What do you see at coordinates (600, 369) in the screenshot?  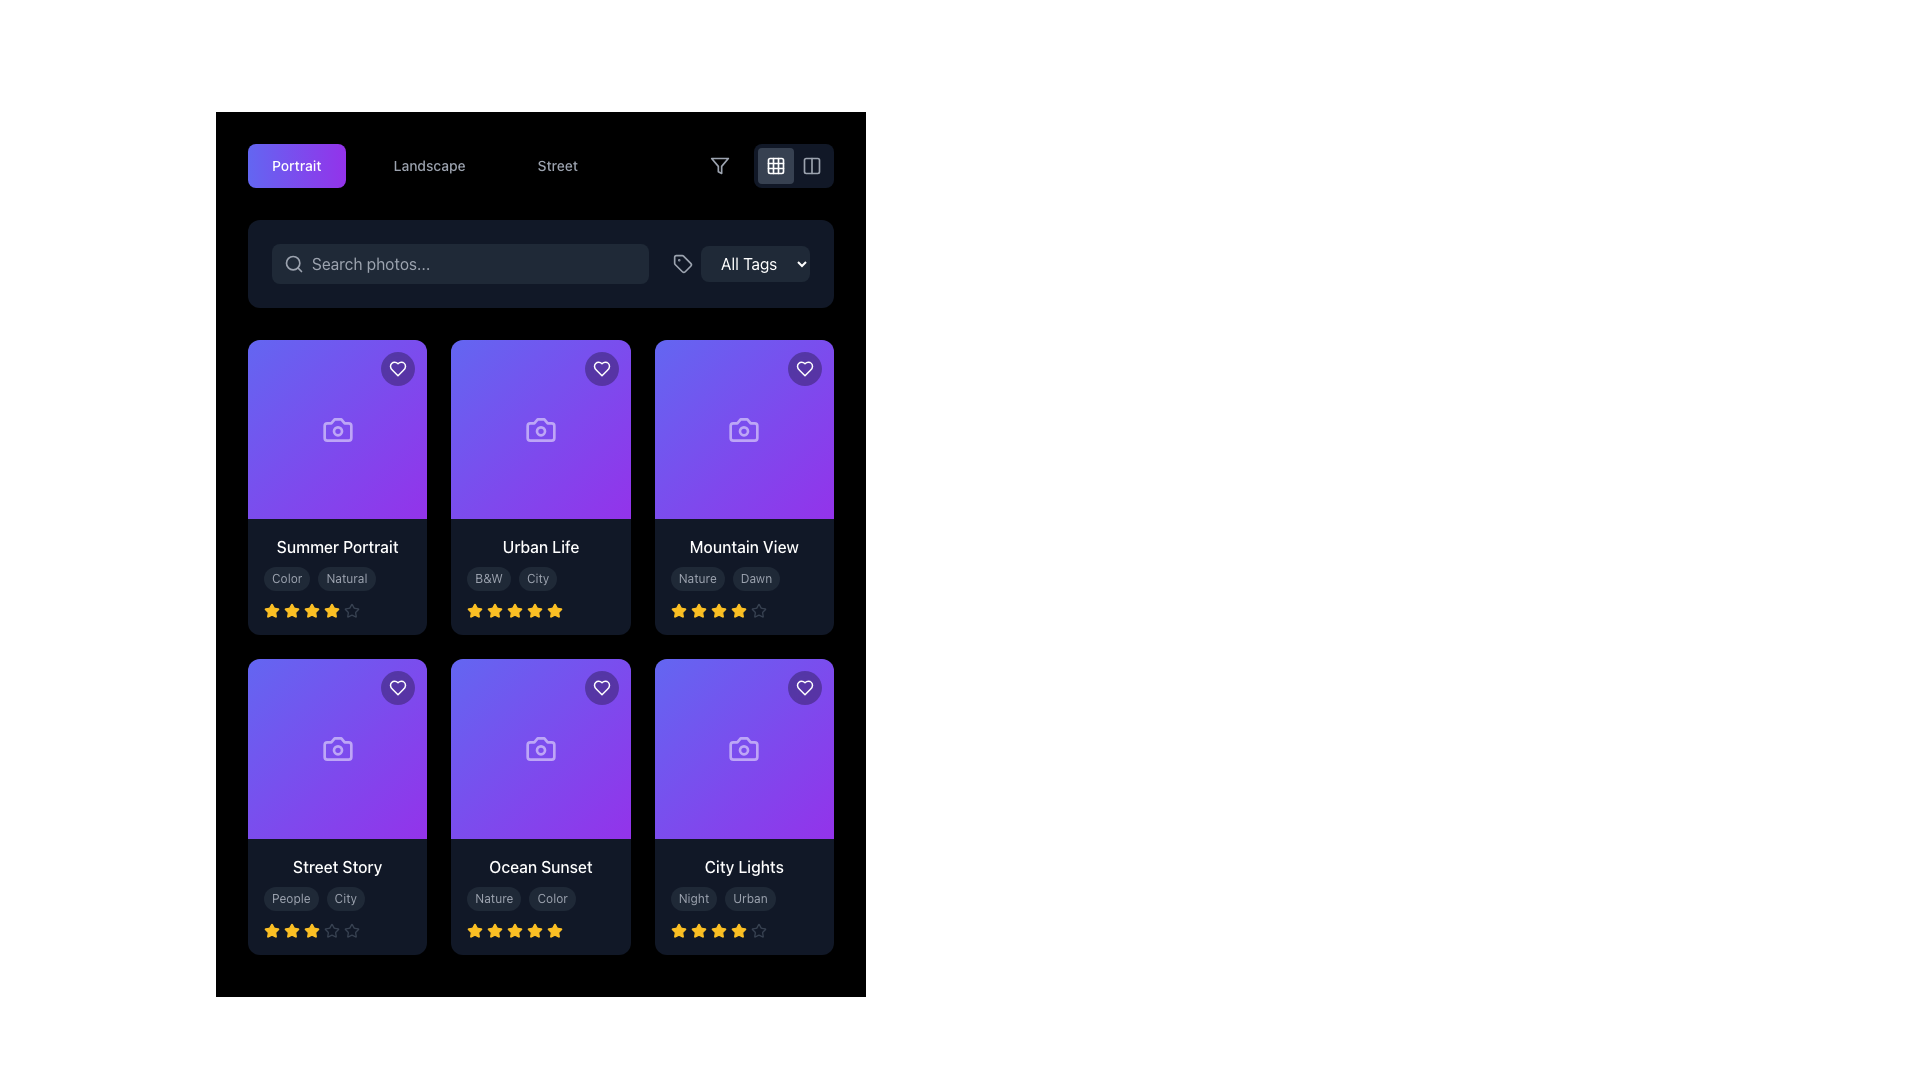 I see `the 'like' button located at the top-right corner of the 'Urban Life' card` at bounding box center [600, 369].